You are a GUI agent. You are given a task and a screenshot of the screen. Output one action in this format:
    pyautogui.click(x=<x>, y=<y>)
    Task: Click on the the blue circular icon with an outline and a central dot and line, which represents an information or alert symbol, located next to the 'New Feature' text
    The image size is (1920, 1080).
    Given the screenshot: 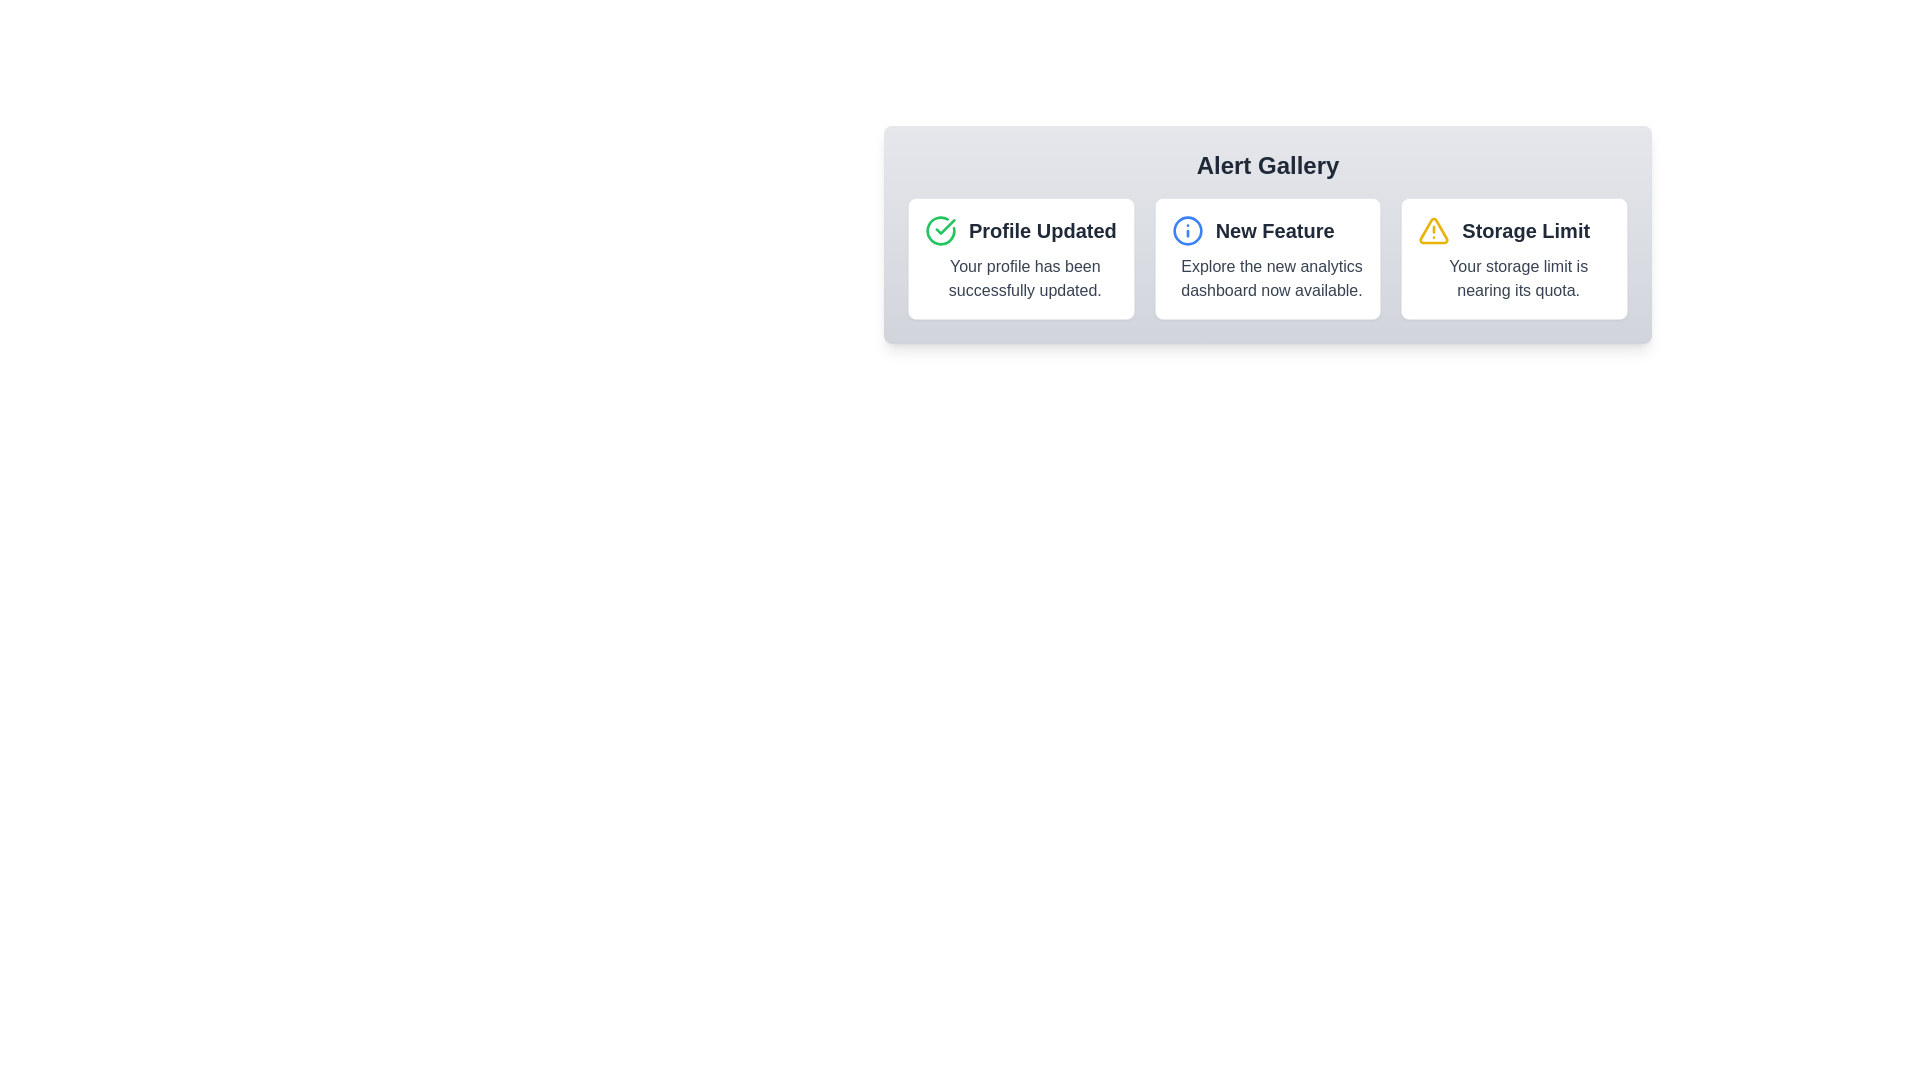 What is the action you would take?
    pyautogui.click(x=1187, y=230)
    